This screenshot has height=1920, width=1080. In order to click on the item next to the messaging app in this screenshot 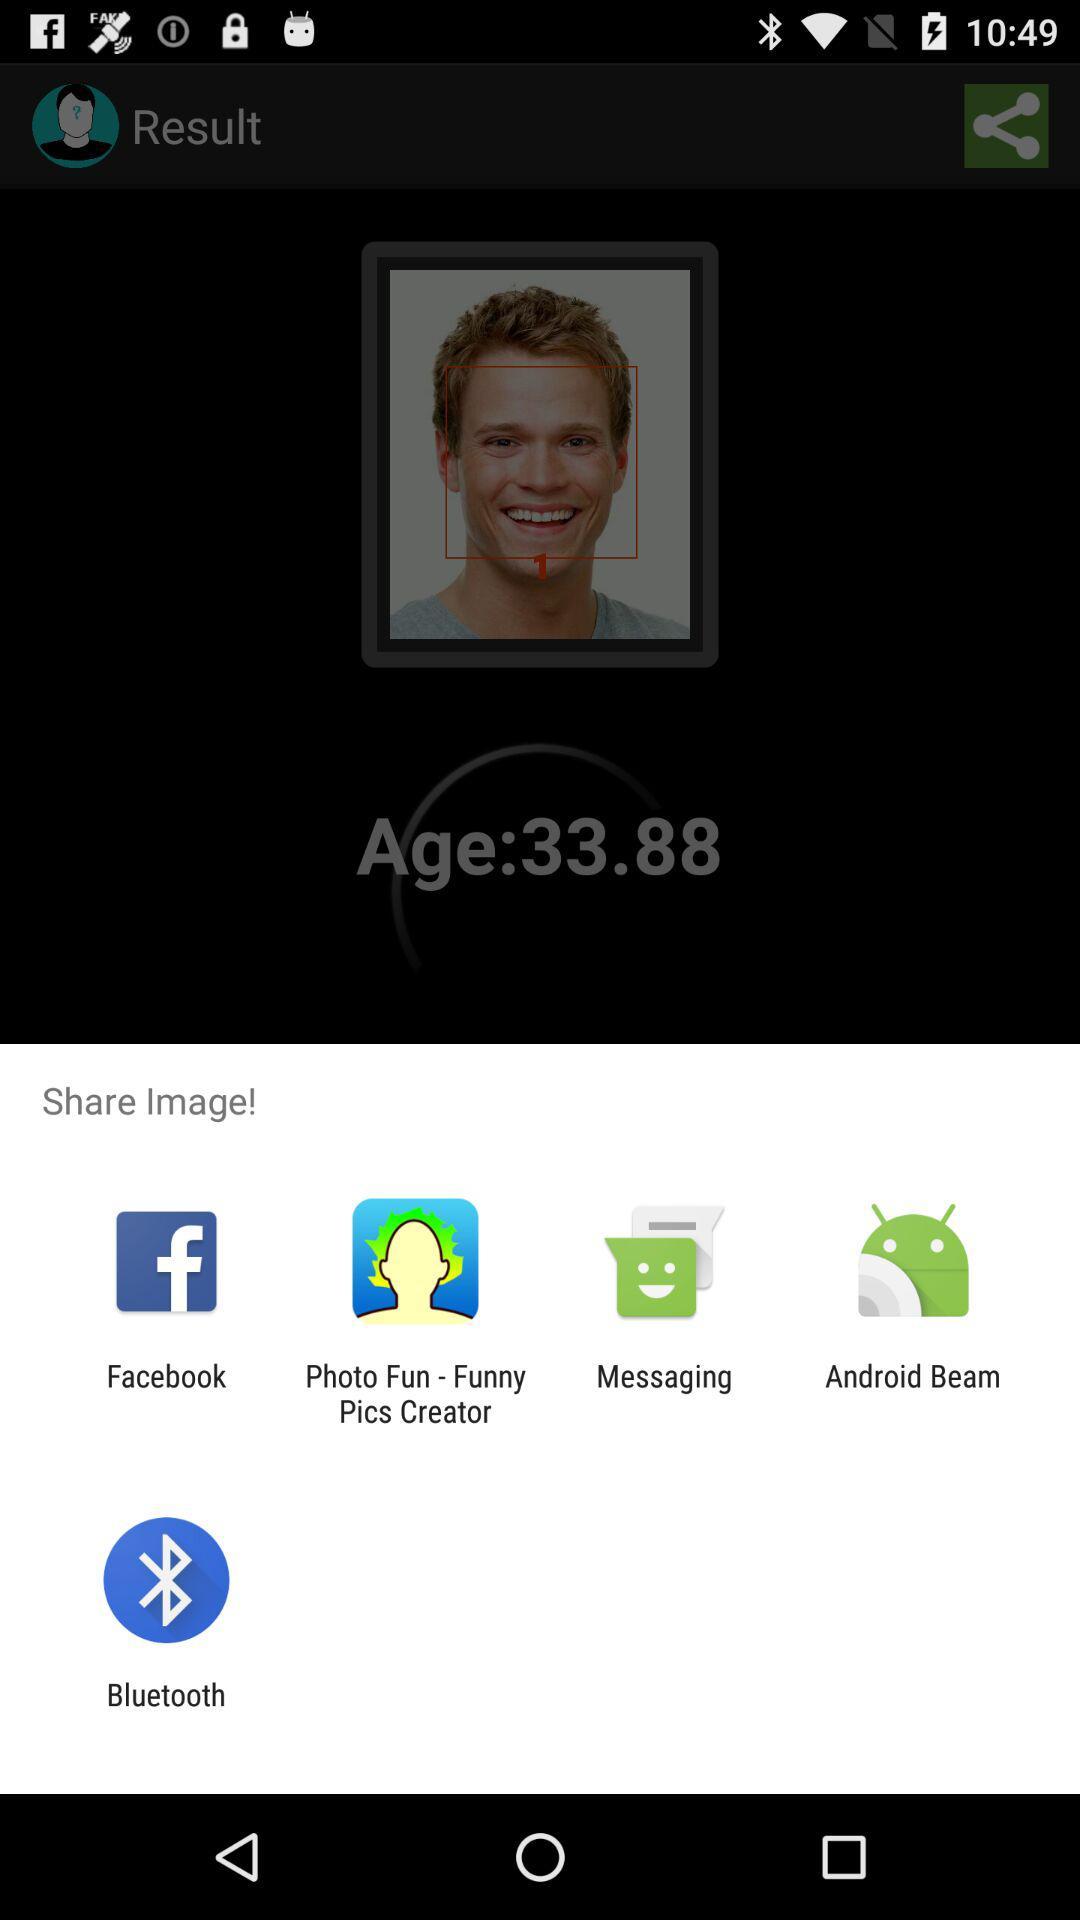, I will do `click(414, 1392)`.